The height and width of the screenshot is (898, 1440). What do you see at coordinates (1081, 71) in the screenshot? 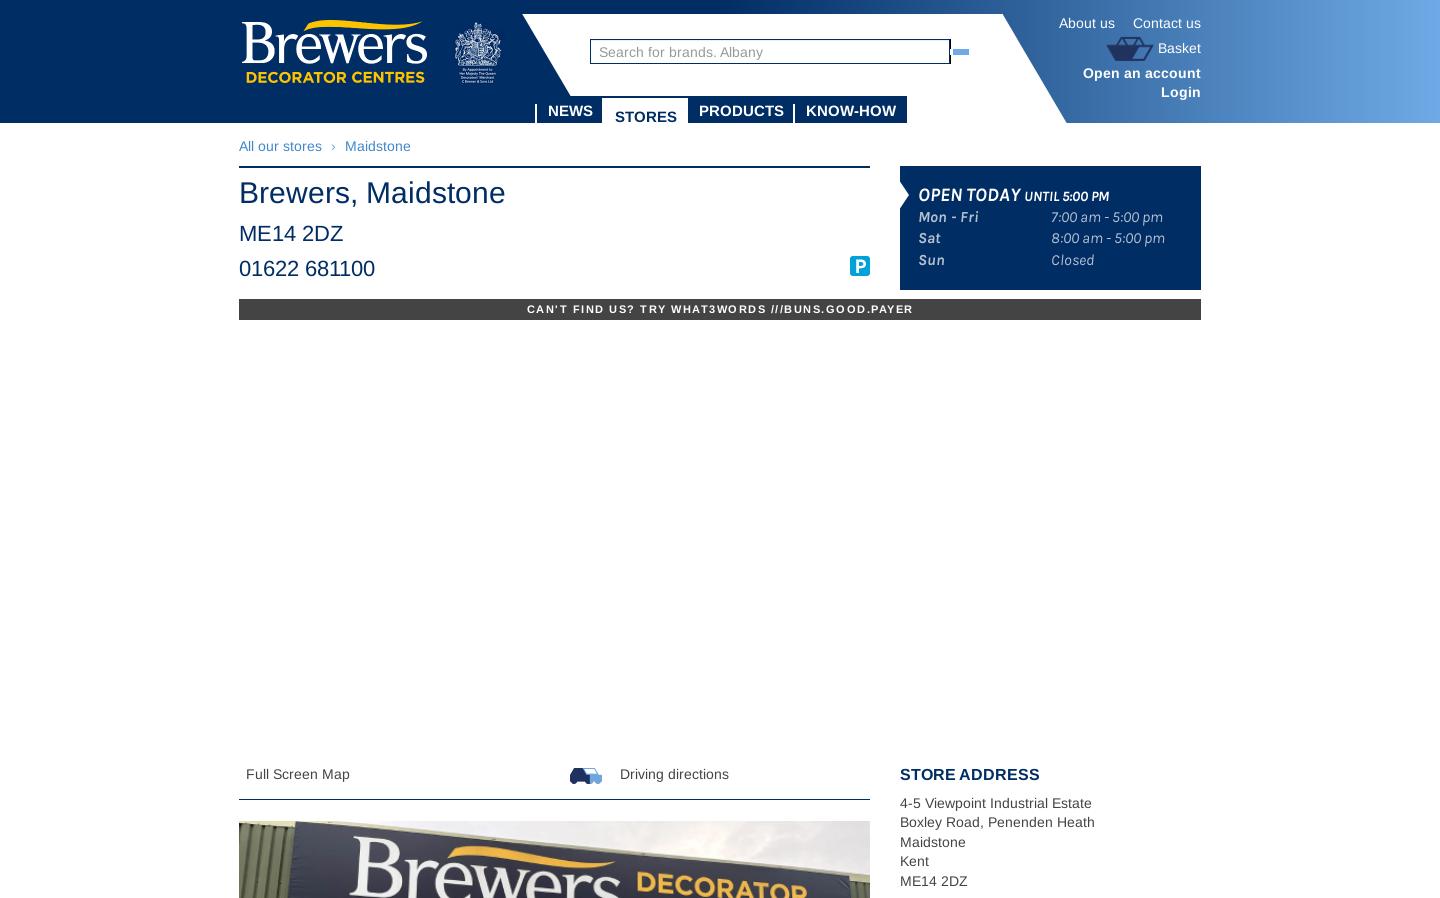
I see `'Open an account'` at bounding box center [1081, 71].